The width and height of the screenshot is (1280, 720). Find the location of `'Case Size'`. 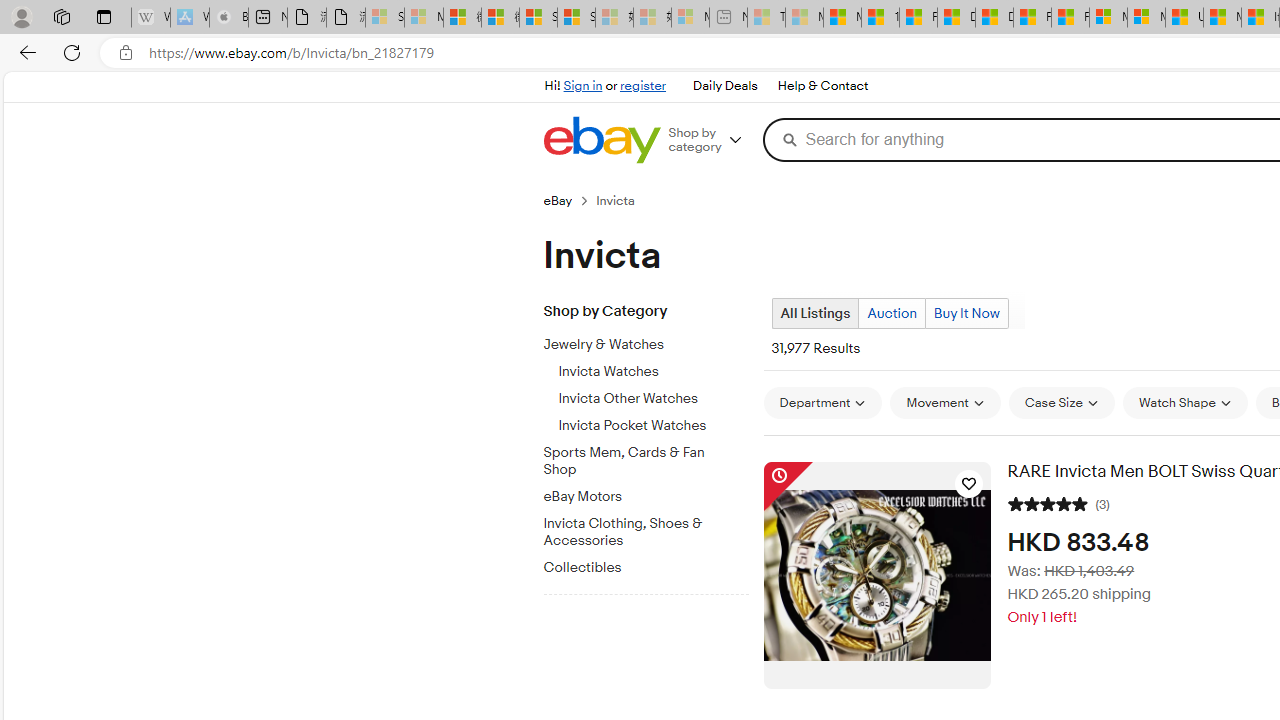

'Case Size' is located at coordinates (1060, 402).